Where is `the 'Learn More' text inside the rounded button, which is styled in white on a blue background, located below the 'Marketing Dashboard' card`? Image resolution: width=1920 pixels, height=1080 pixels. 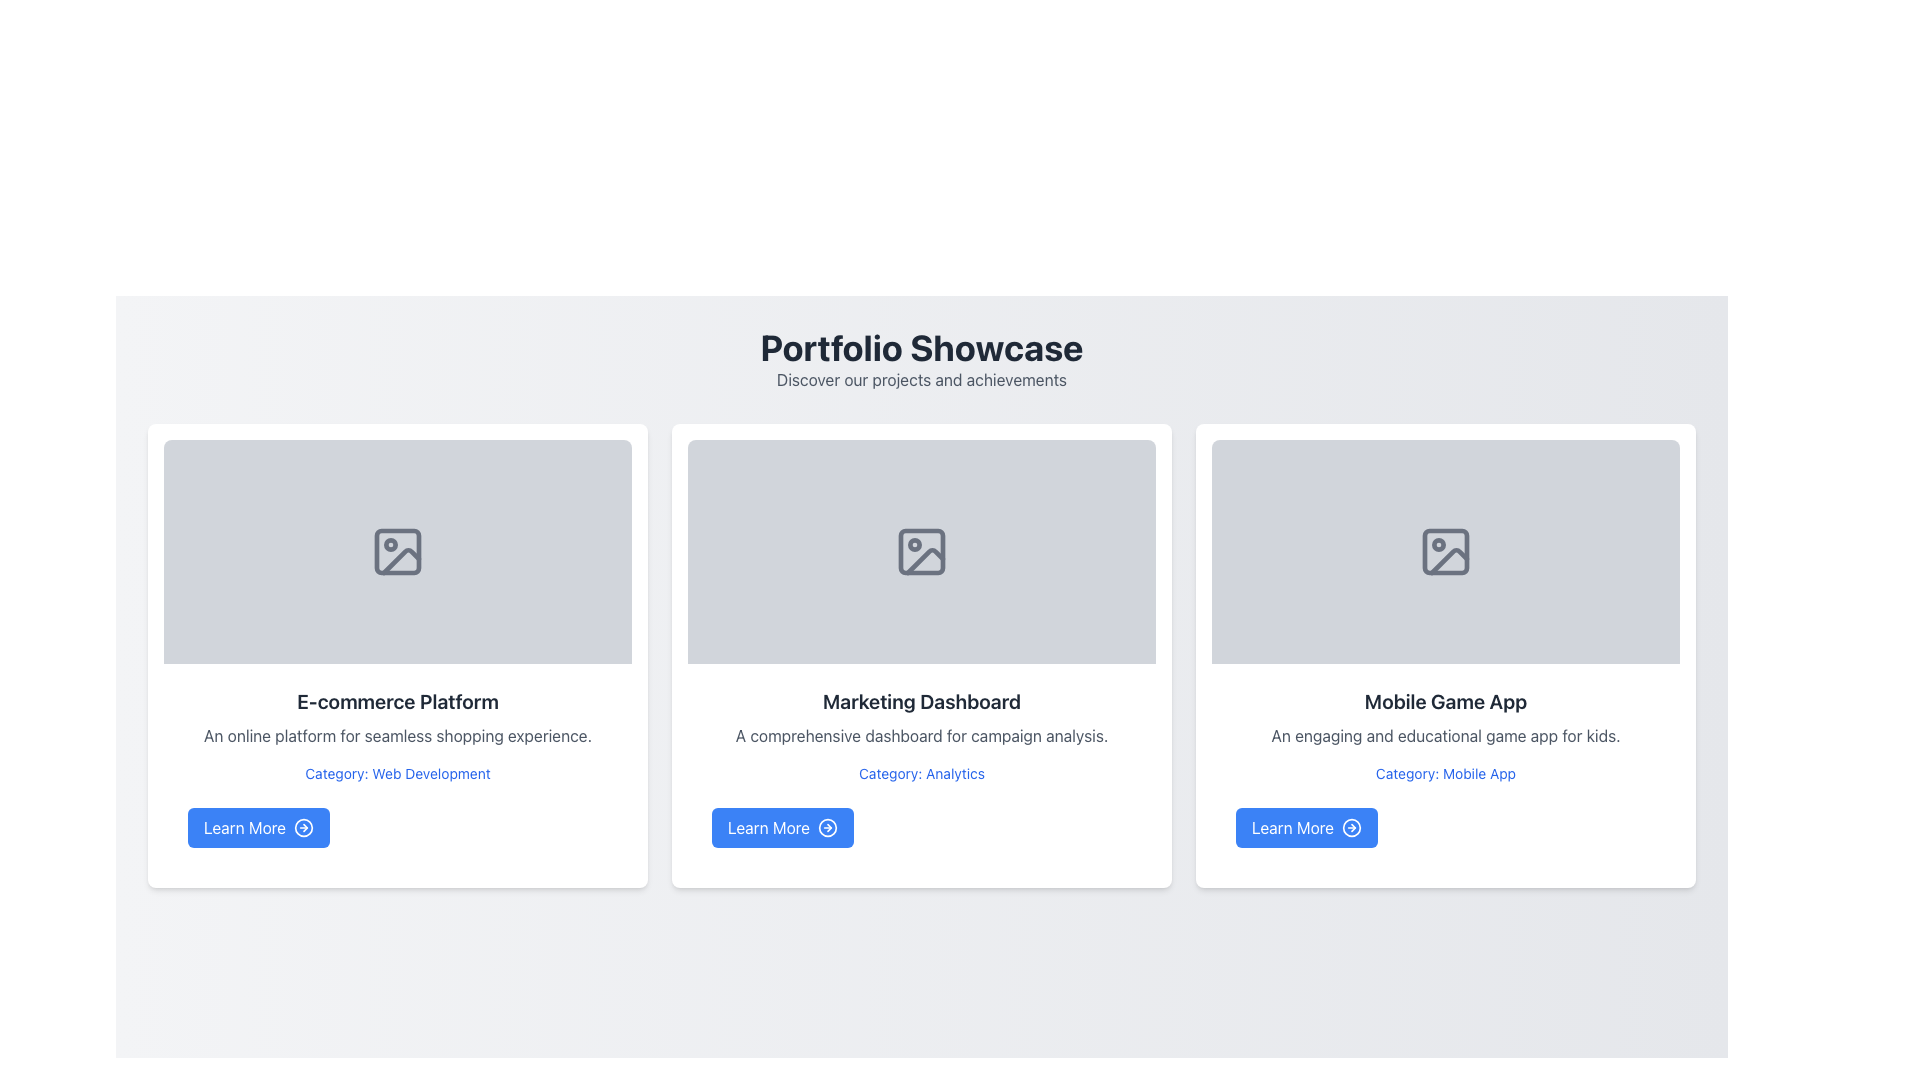
the 'Learn More' text inside the rounded button, which is styled in white on a blue background, located below the 'Marketing Dashboard' card is located at coordinates (767, 828).